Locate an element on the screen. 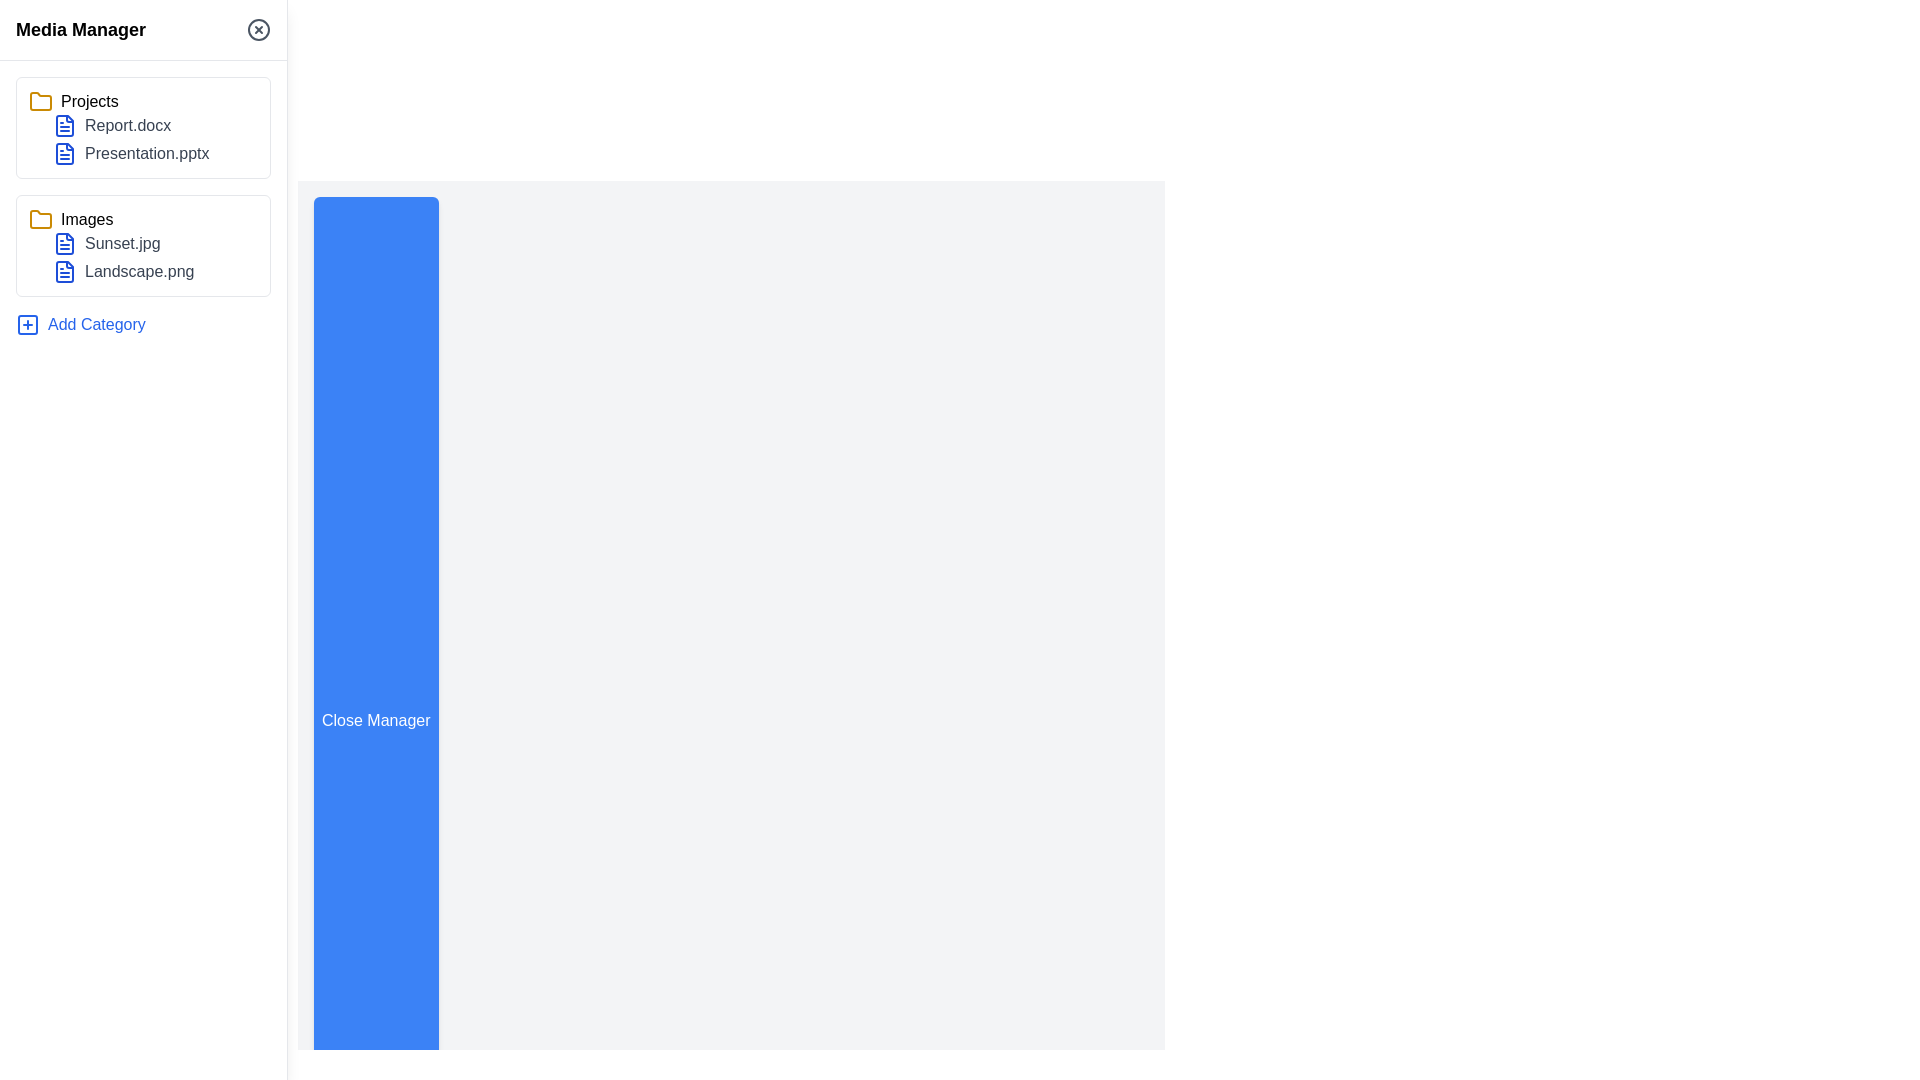 This screenshot has height=1080, width=1920. to select the file named 'Presentation.pptx' in the file manager interface, located under the 'Projects' category is located at coordinates (154, 153).